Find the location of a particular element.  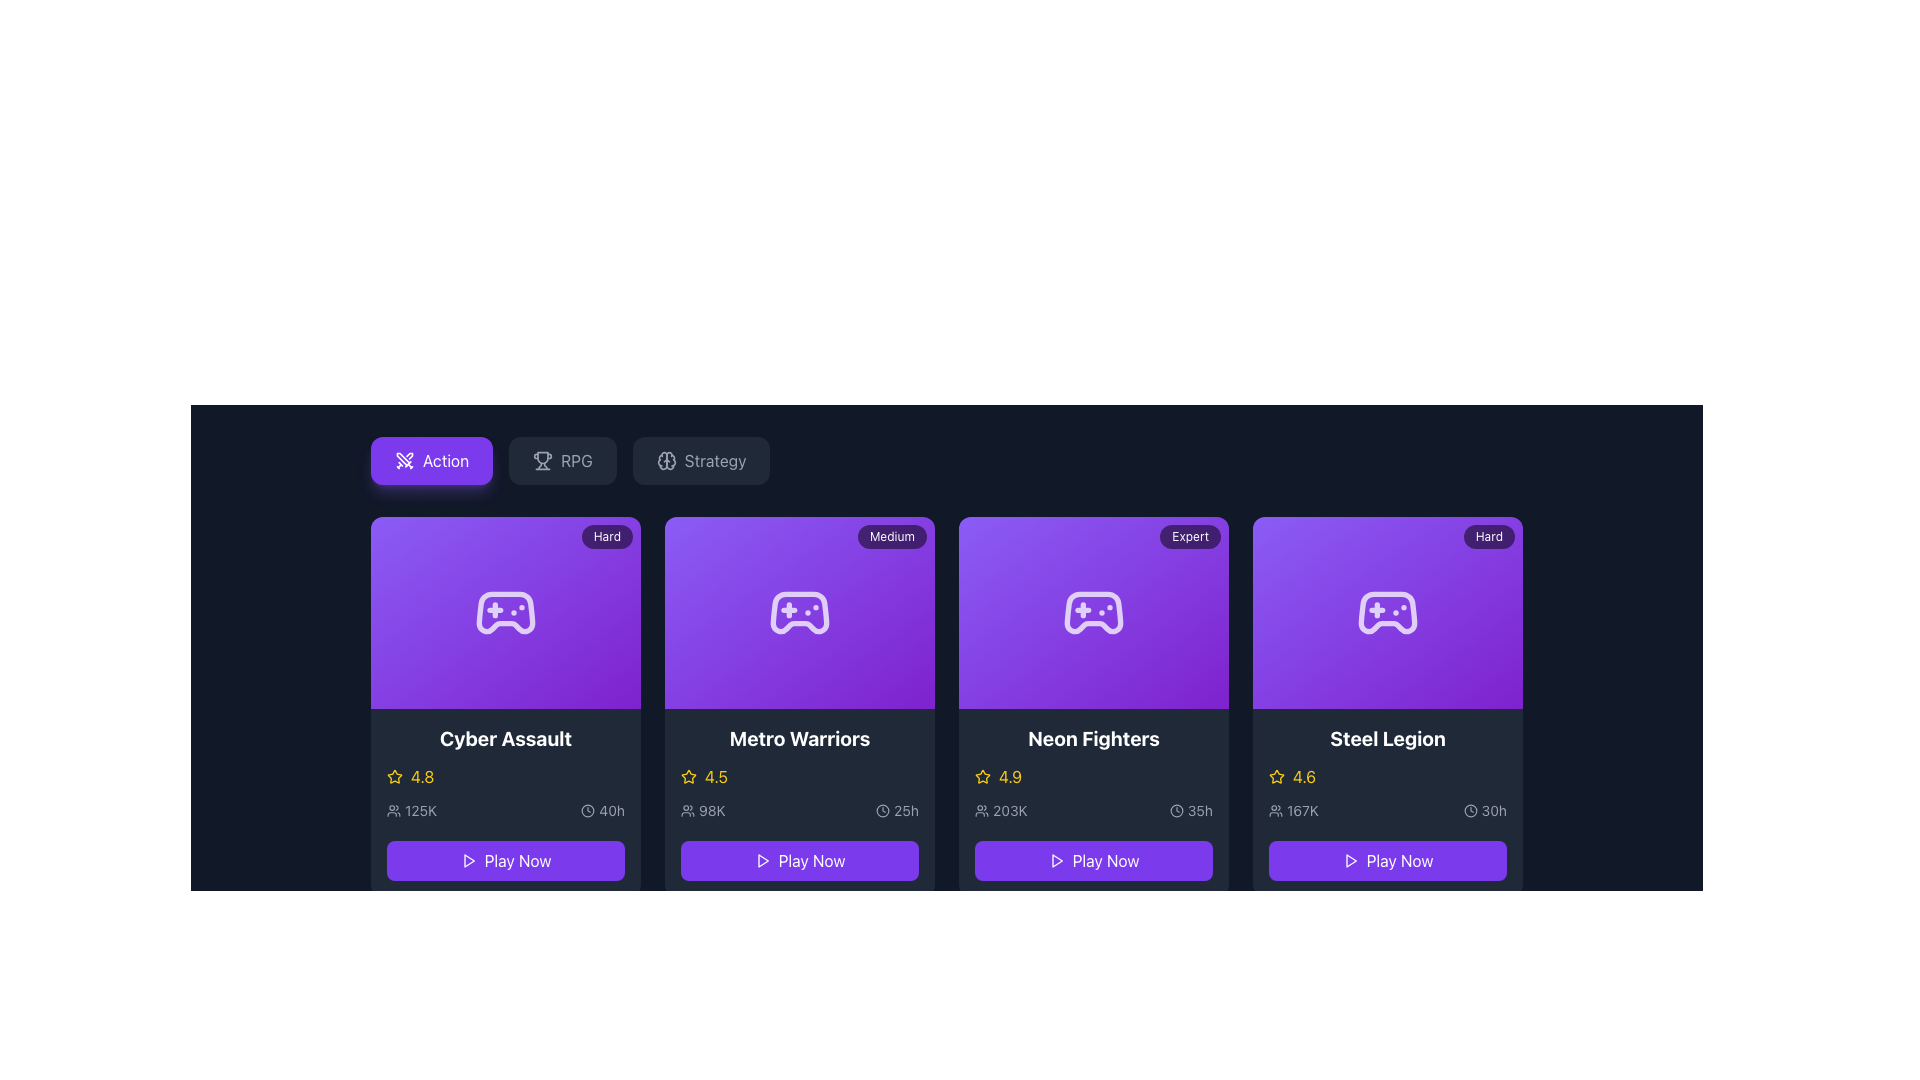

the play icon located in the fourth card (Steel Legion) within the 'Play Now' button area is located at coordinates (1350, 859).